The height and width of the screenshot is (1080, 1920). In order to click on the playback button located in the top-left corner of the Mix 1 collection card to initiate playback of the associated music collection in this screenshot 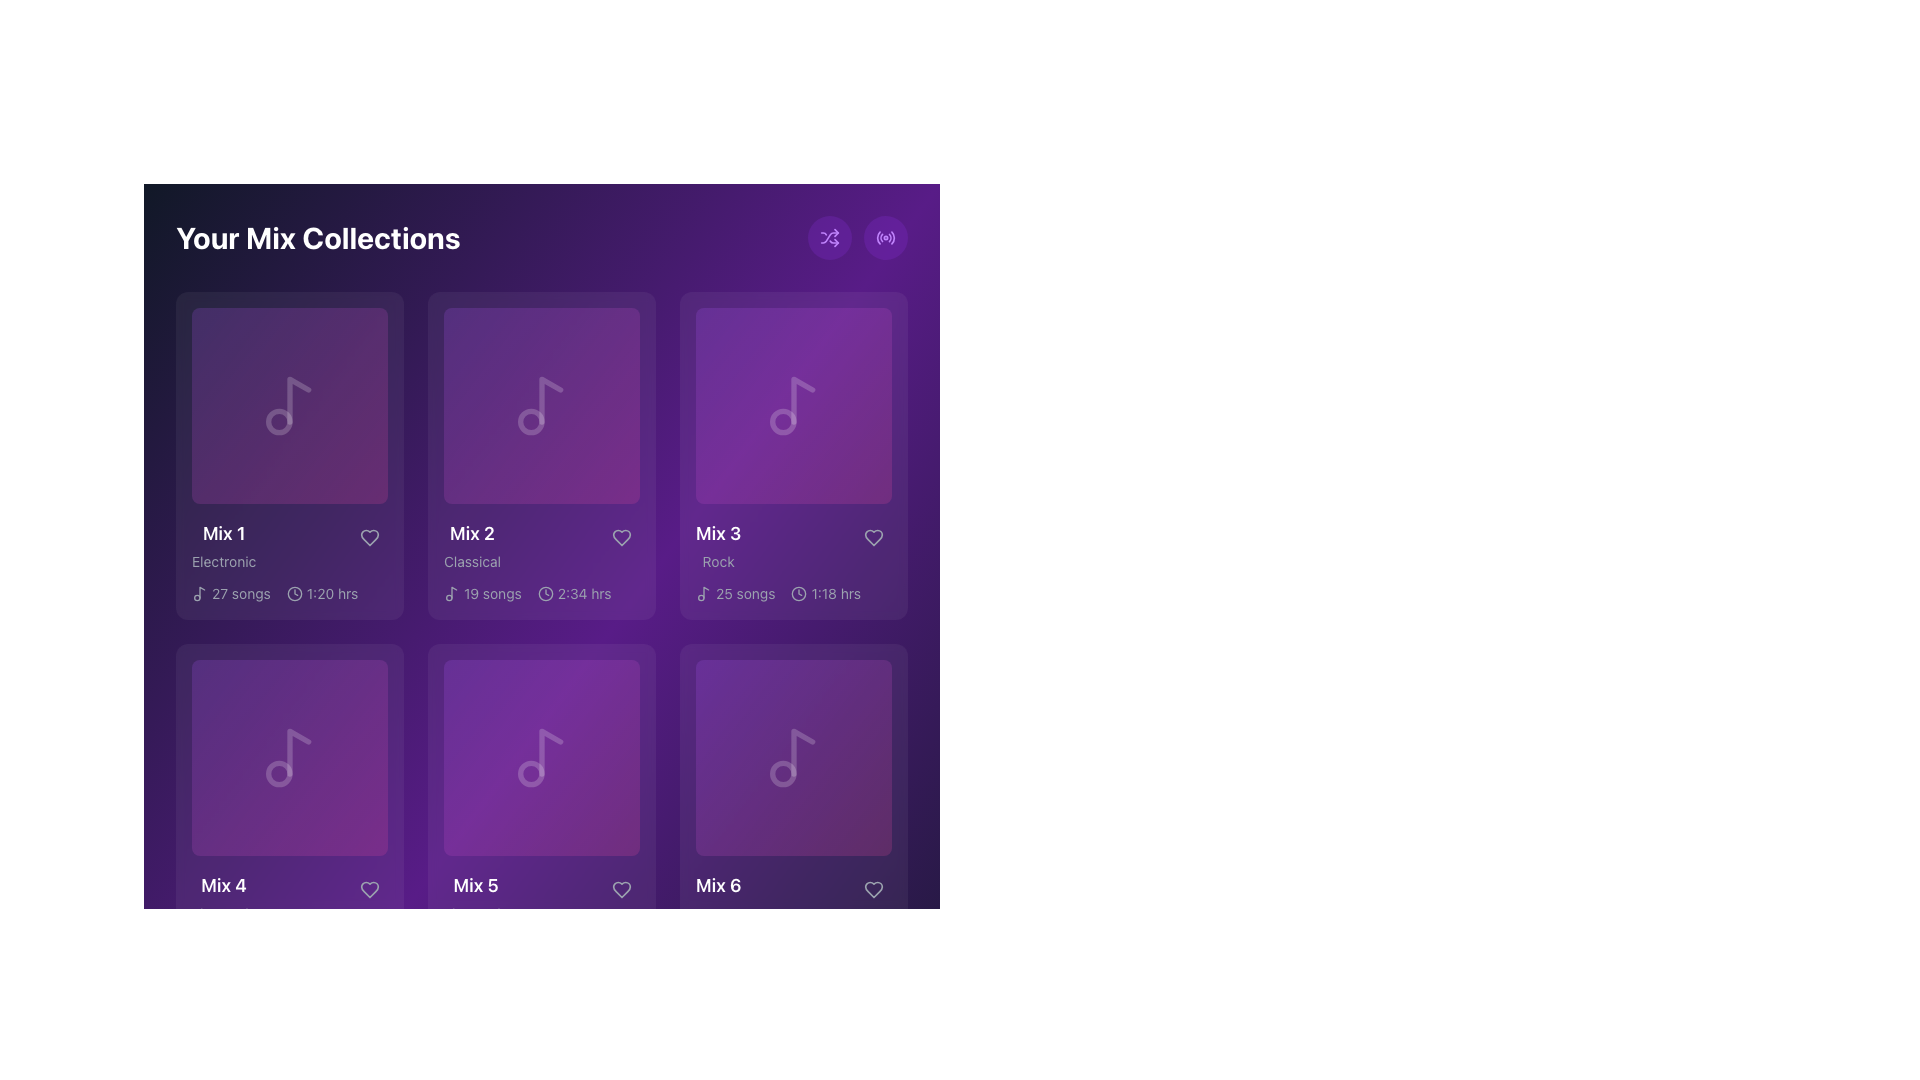, I will do `click(288, 405)`.